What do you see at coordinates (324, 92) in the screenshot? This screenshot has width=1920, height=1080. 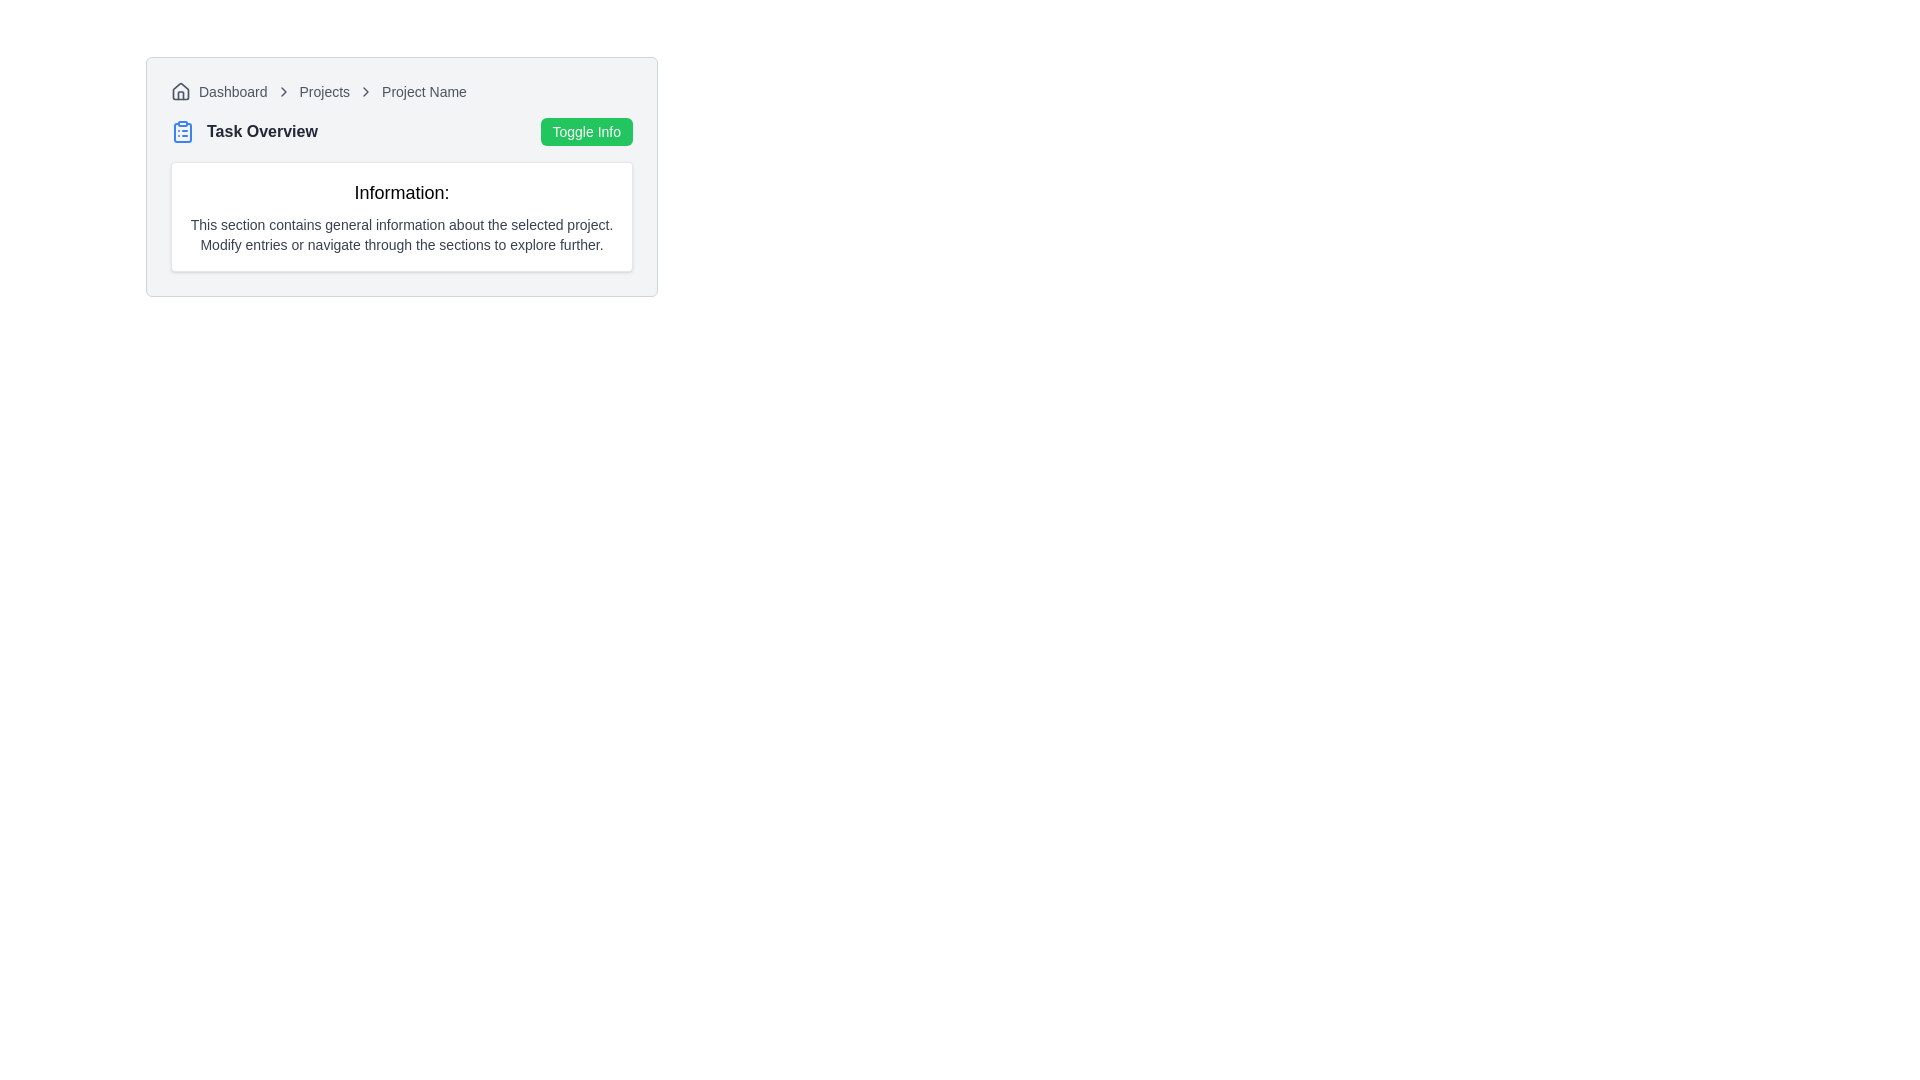 I see `the 'Projects' breadcrumb link` at bounding box center [324, 92].